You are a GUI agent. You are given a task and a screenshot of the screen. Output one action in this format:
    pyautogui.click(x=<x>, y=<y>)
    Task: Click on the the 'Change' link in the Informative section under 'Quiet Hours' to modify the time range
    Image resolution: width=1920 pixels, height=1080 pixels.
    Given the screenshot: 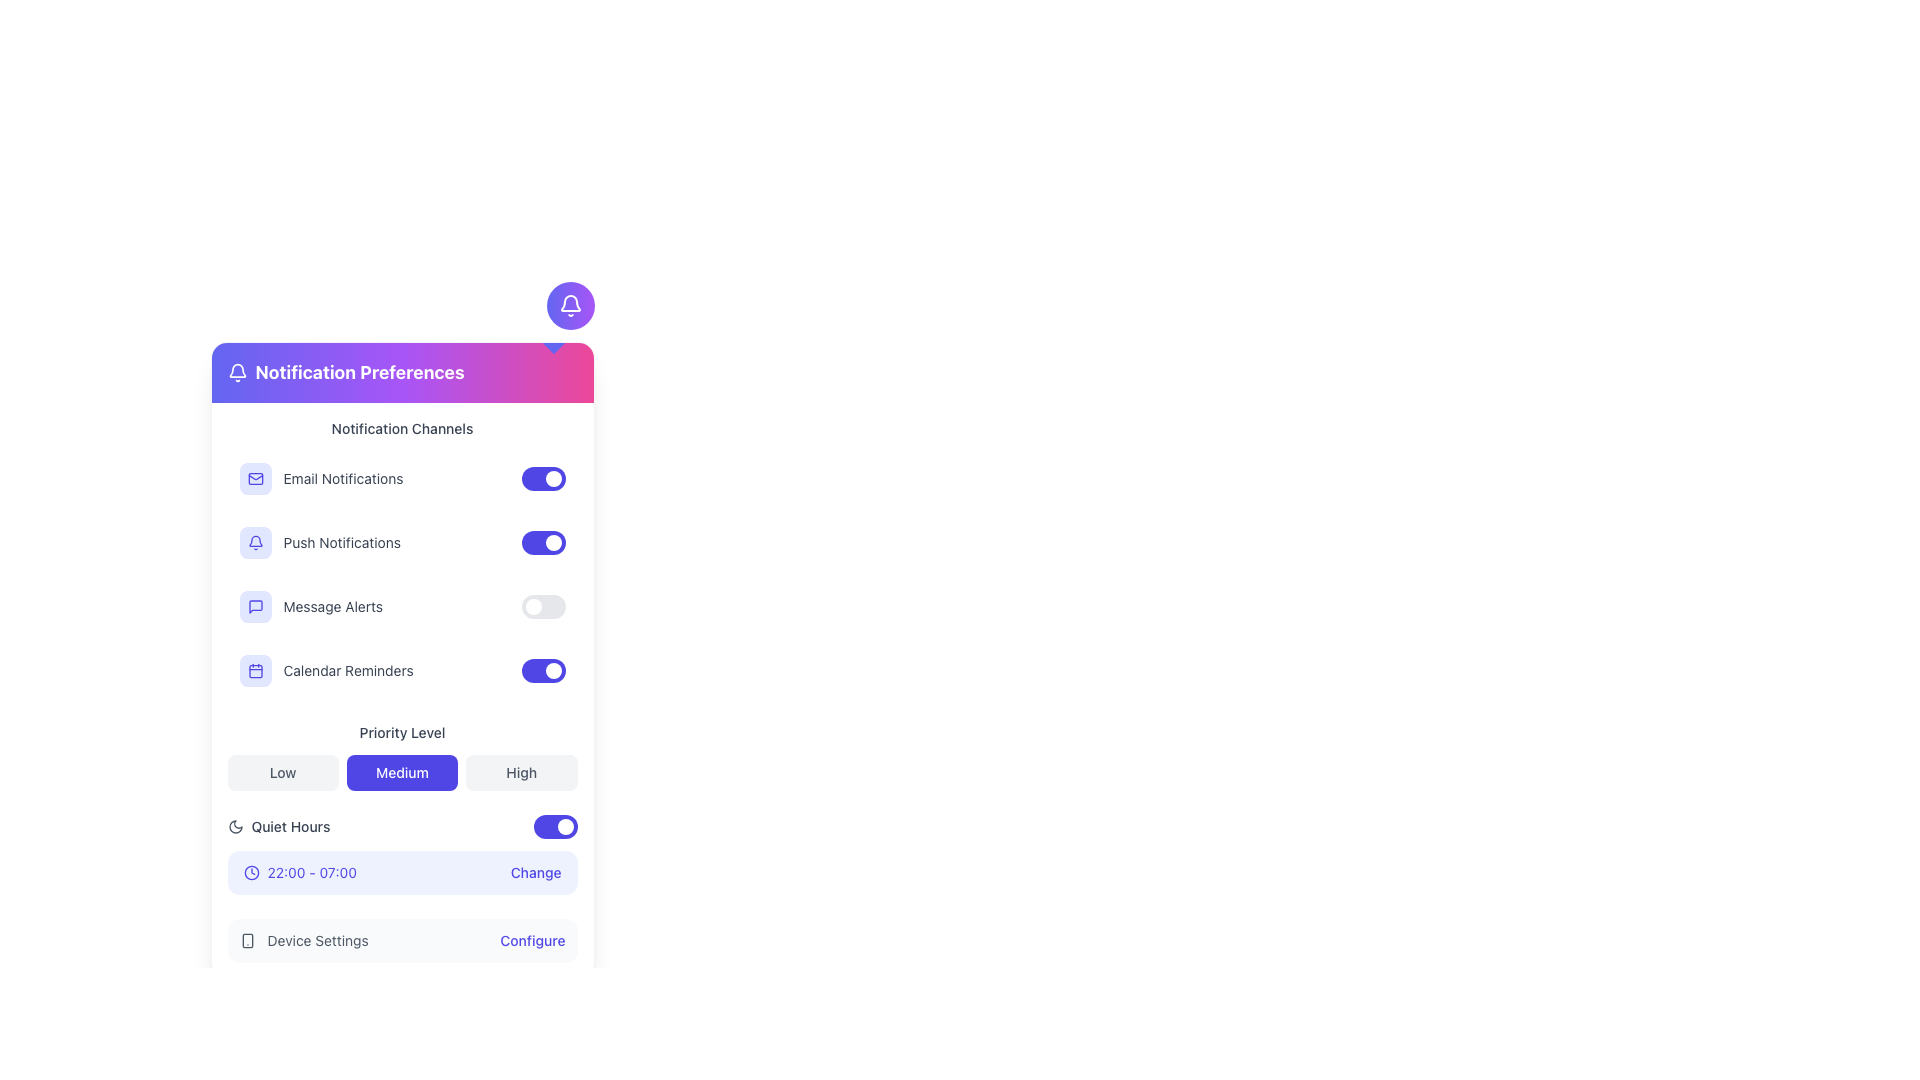 What is the action you would take?
    pyautogui.click(x=401, y=855)
    